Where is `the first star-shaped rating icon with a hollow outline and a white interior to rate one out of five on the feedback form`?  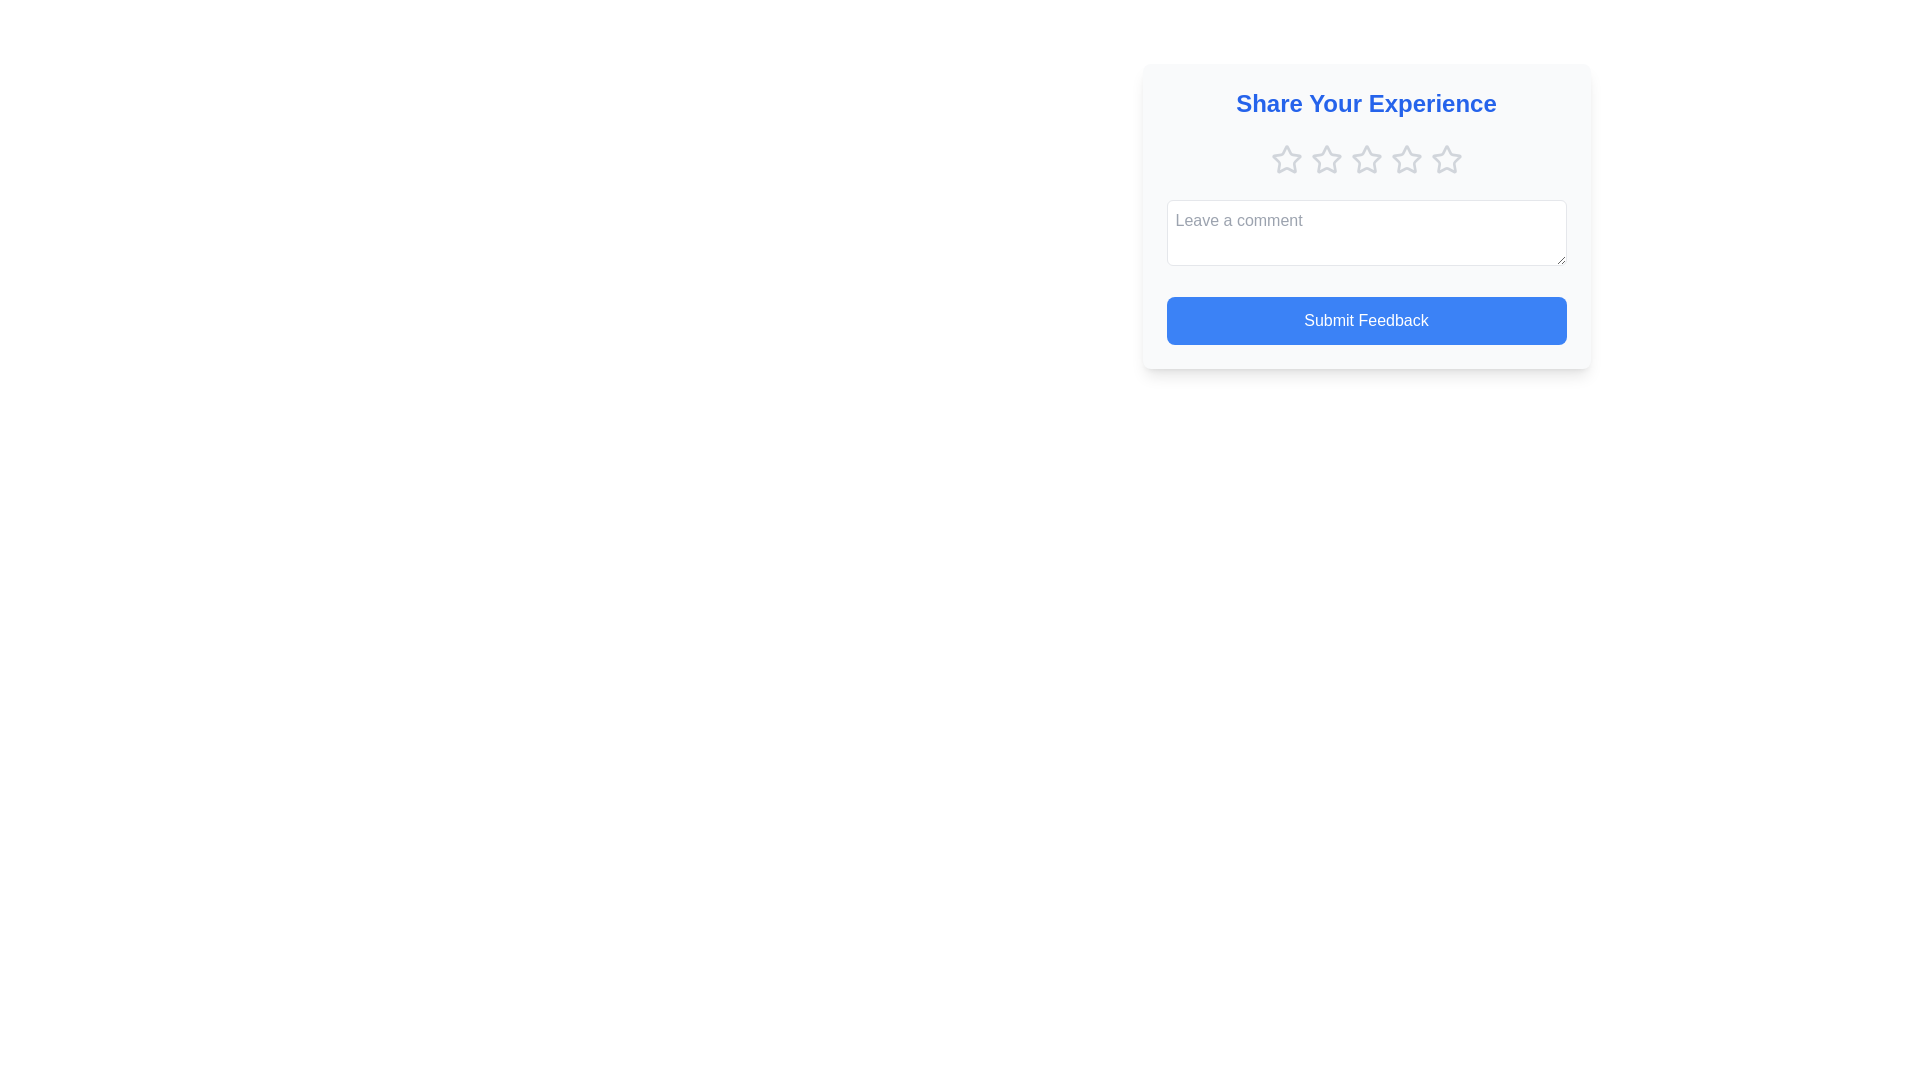 the first star-shaped rating icon with a hollow outline and a white interior to rate one out of five on the feedback form is located at coordinates (1286, 157).